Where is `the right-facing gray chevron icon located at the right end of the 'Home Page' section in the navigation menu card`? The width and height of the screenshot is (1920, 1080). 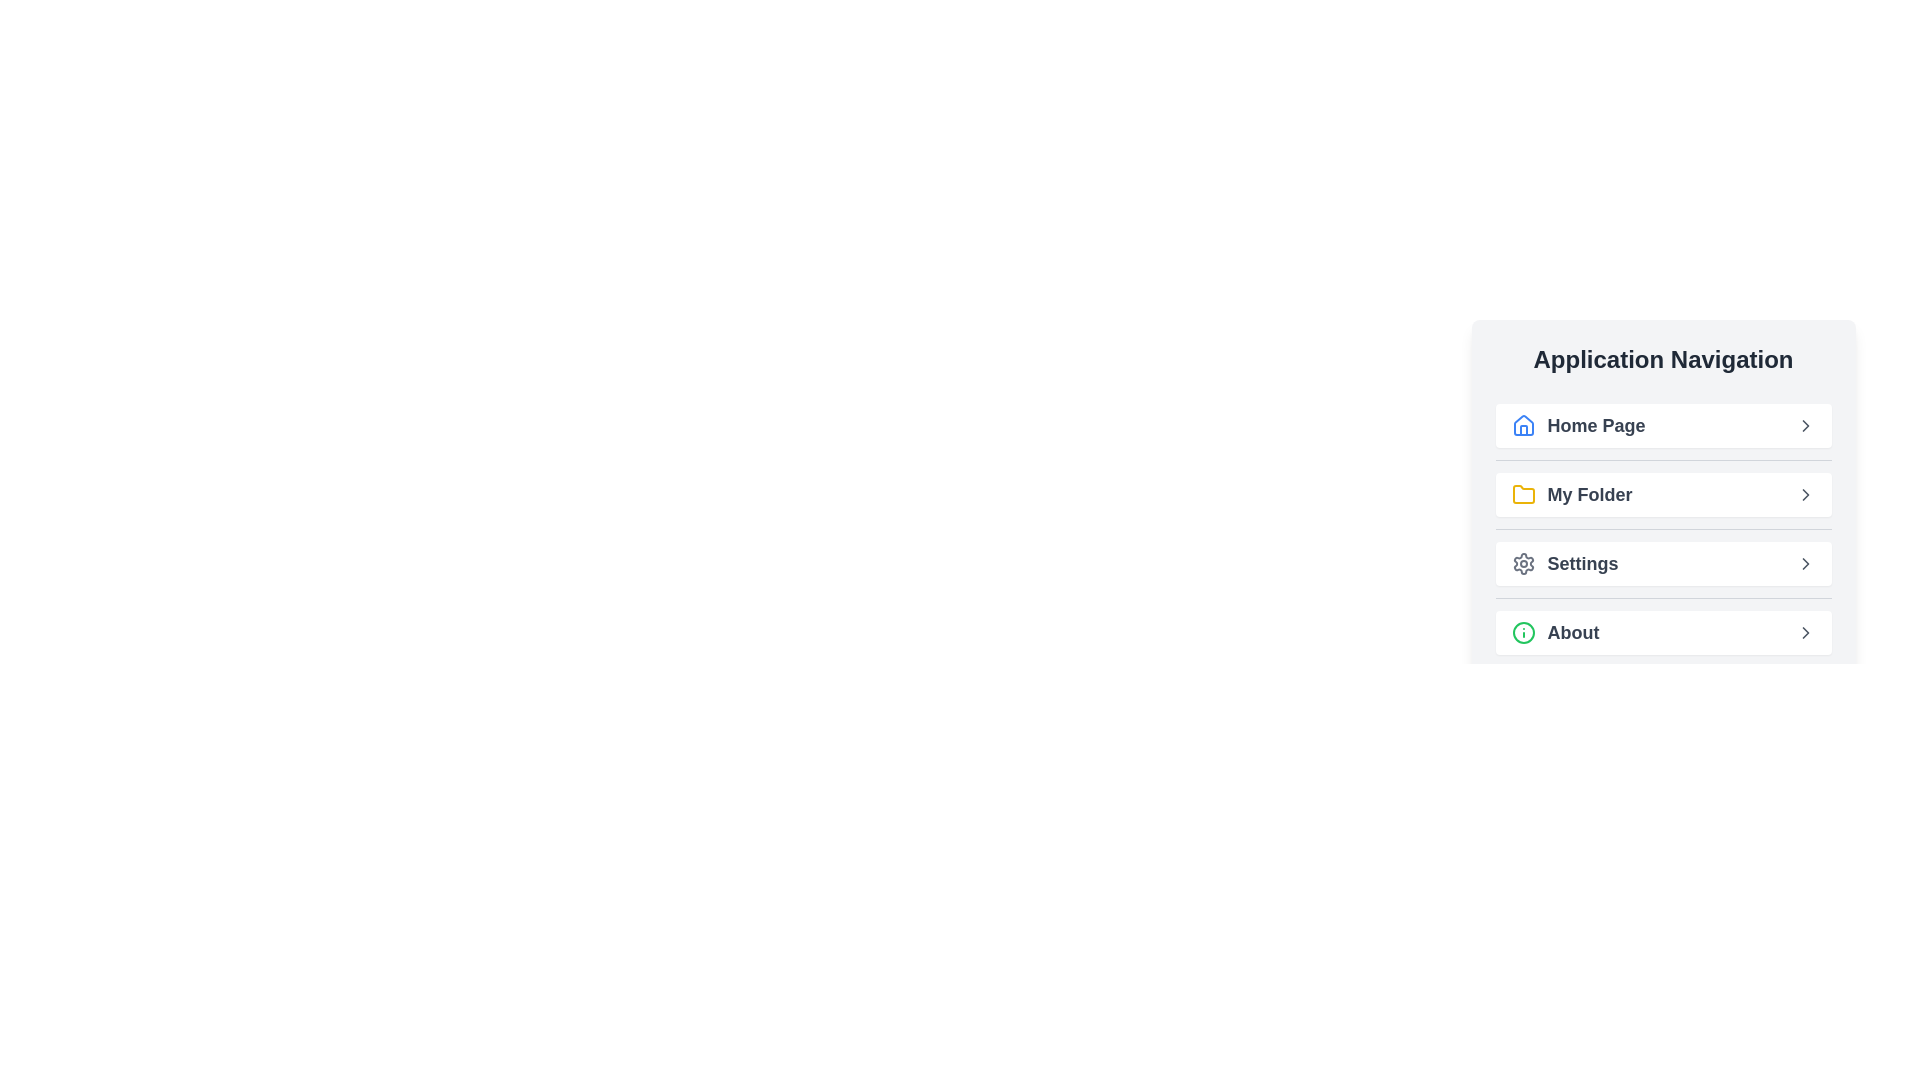 the right-facing gray chevron icon located at the right end of the 'Home Page' section in the navigation menu card is located at coordinates (1805, 424).